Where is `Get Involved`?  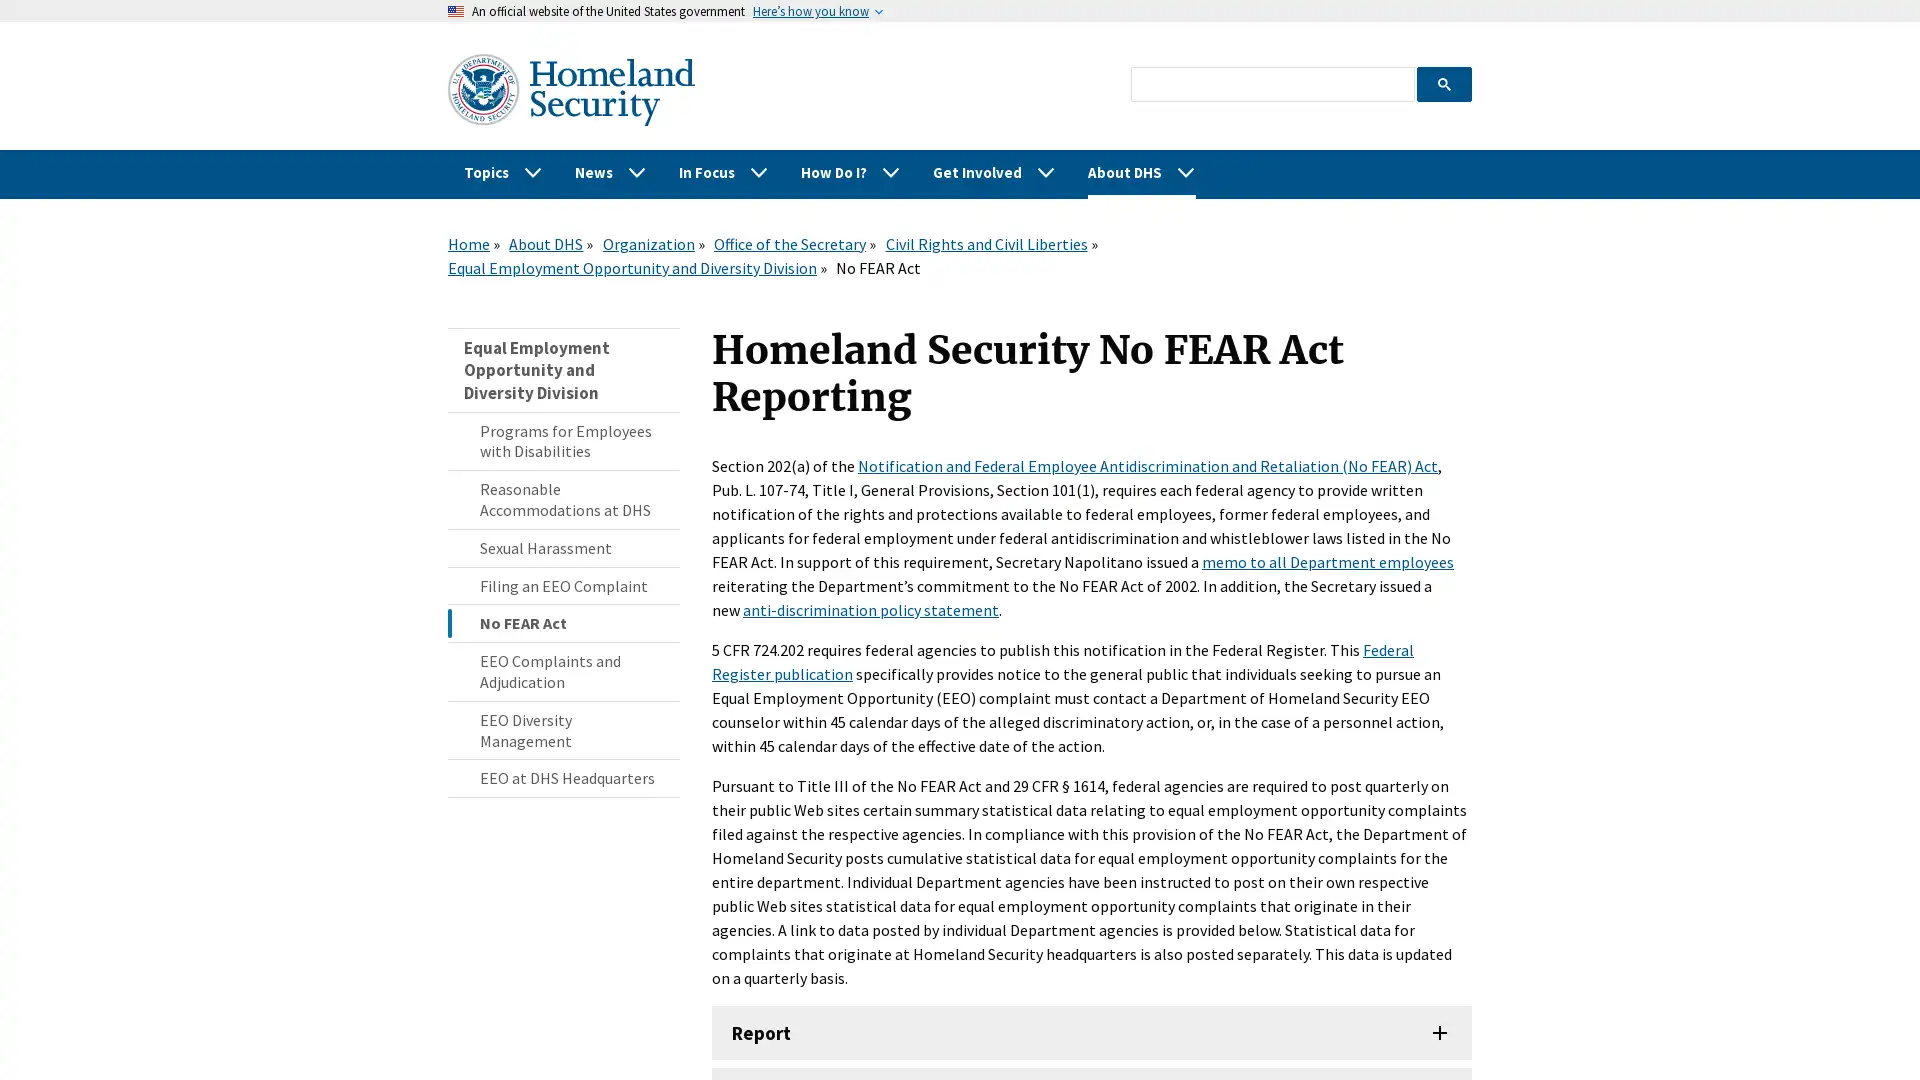
Get Involved is located at coordinates (994, 171).